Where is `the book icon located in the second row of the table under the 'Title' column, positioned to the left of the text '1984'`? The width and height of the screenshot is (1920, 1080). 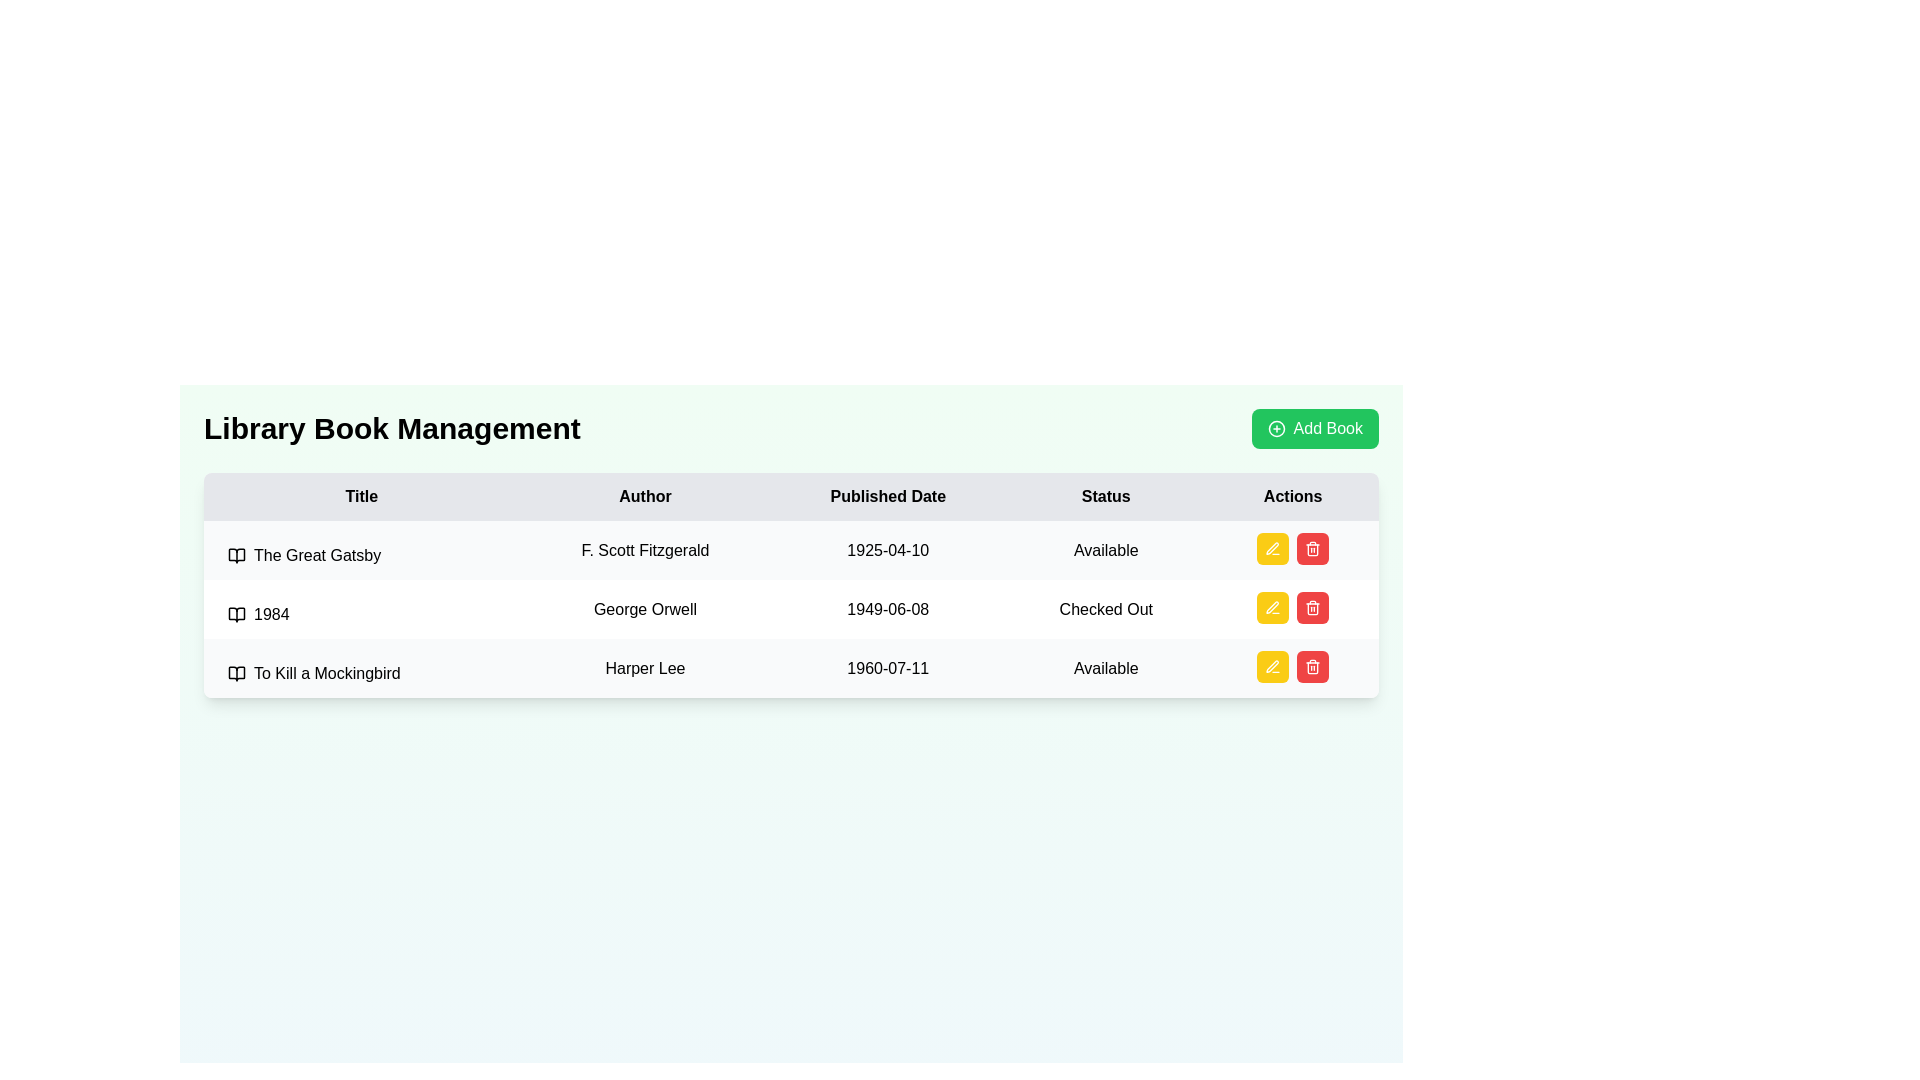
the book icon located in the second row of the table under the 'Title' column, positioned to the left of the text '1984' is located at coordinates (236, 613).